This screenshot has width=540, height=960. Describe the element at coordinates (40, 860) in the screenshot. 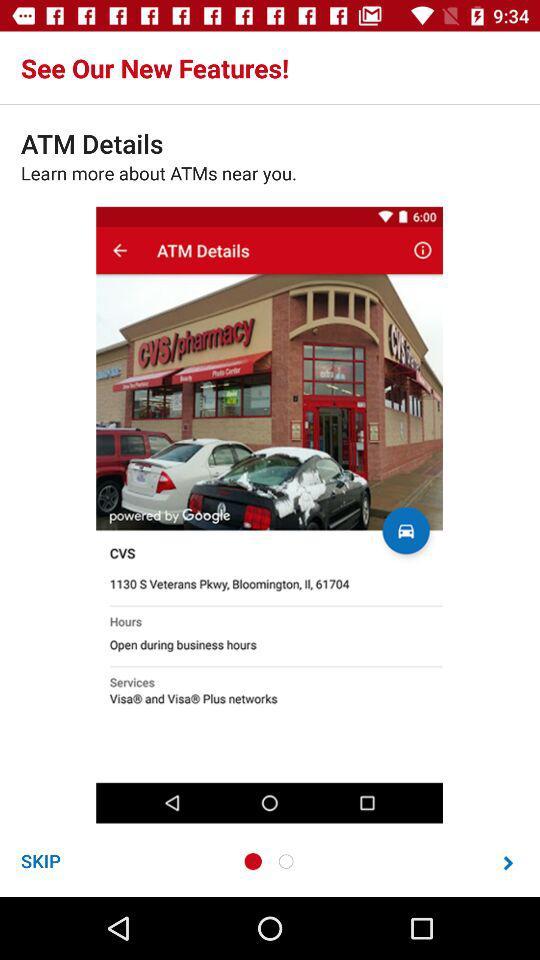

I see `the icon below learn more about icon` at that location.